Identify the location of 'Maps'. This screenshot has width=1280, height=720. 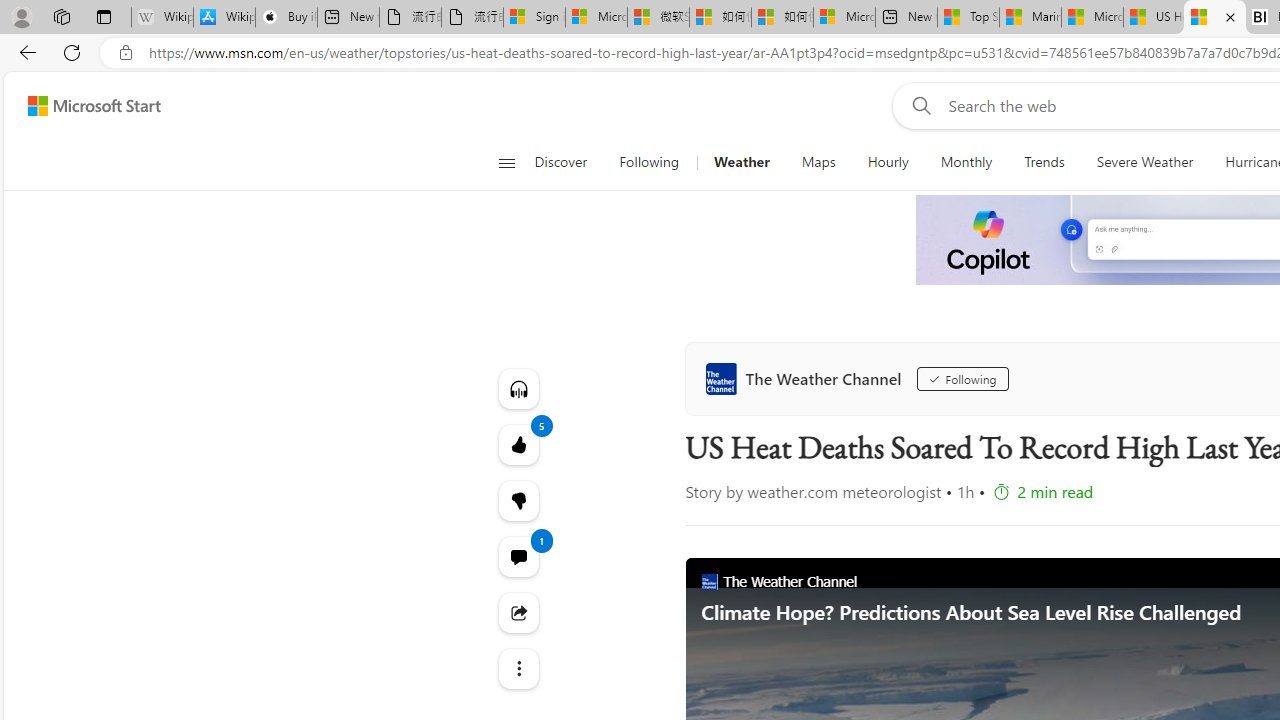
(818, 162).